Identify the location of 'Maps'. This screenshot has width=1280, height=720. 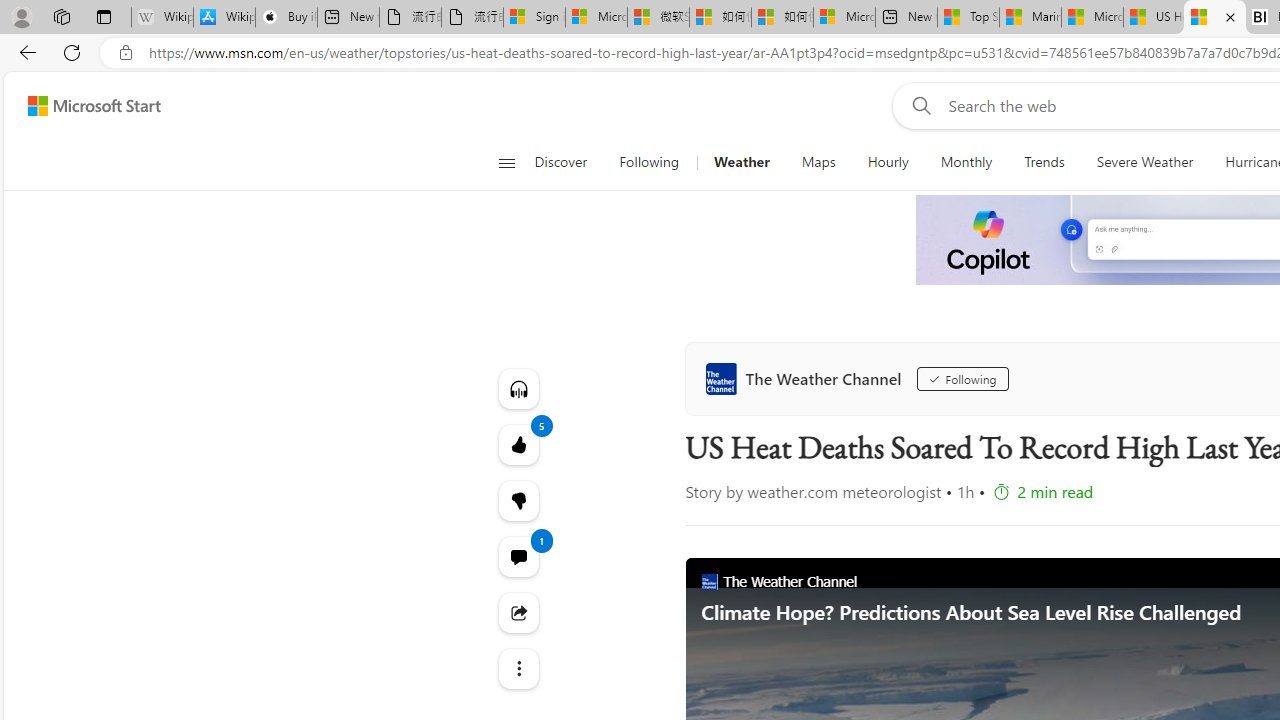
(818, 162).